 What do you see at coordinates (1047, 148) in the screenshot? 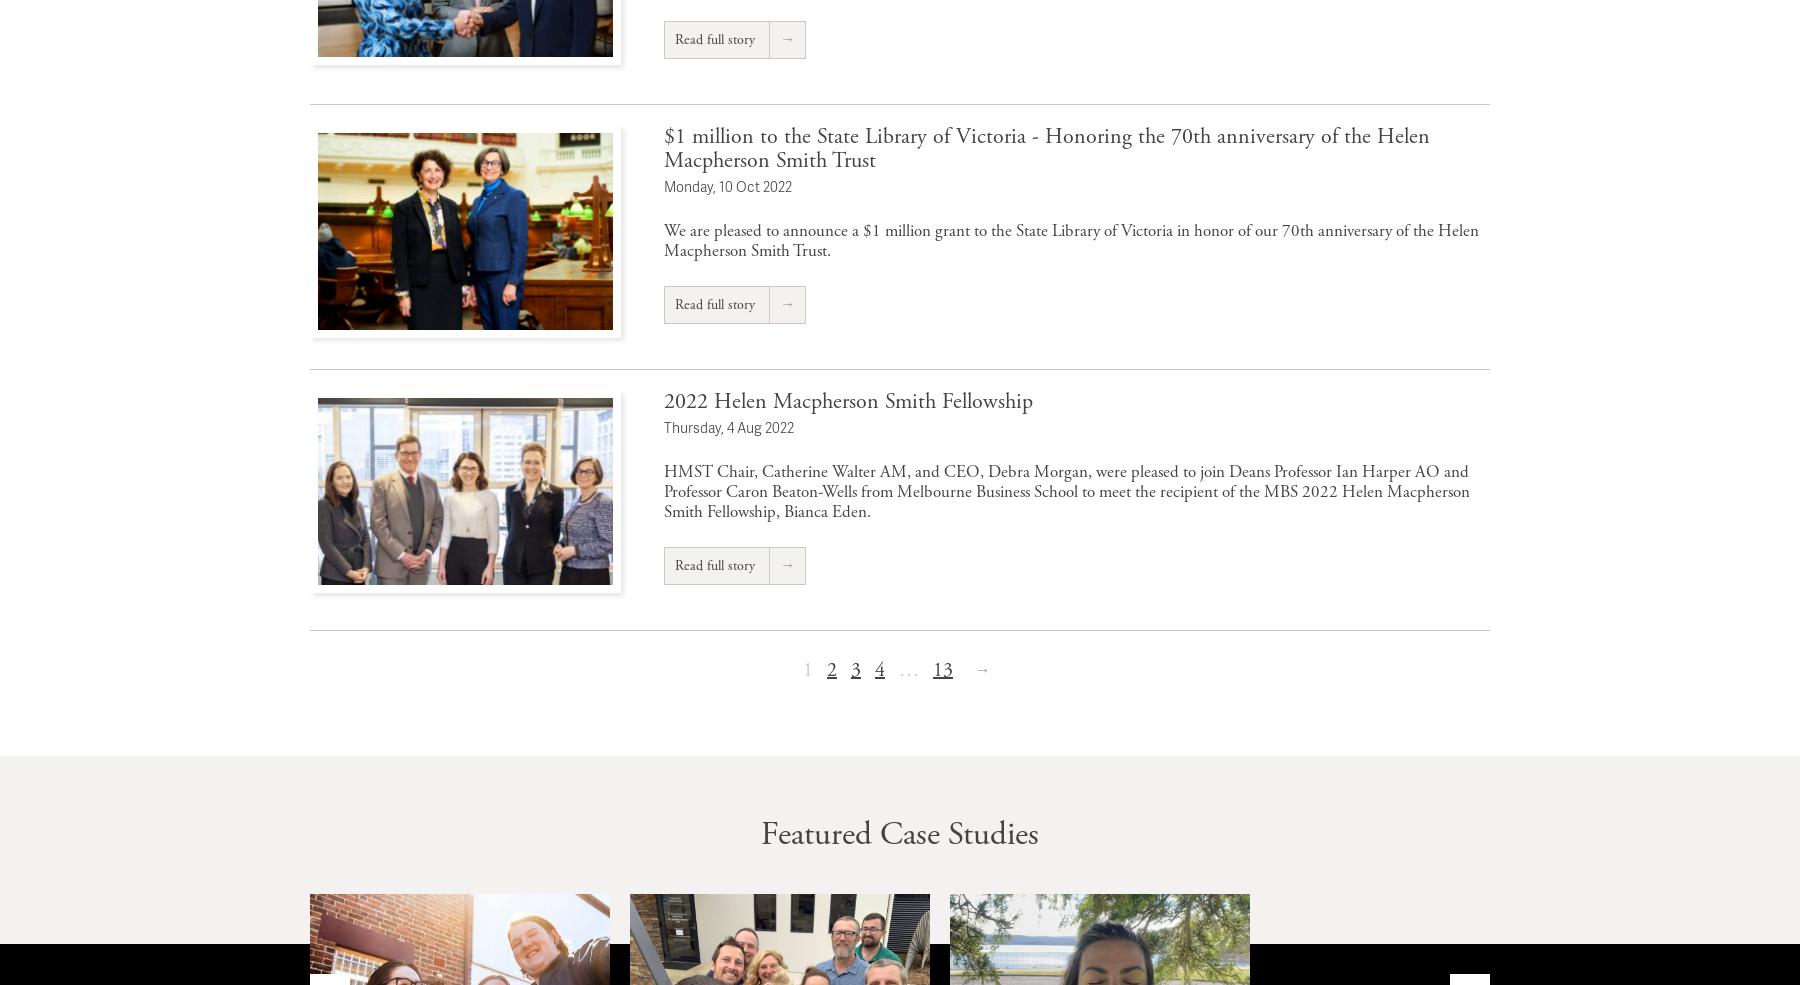
I see `'$1 million to the State Library of Victoria - Honoring the 70th anniversary of the Helen Macpherson Smith Trust'` at bounding box center [1047, 148].